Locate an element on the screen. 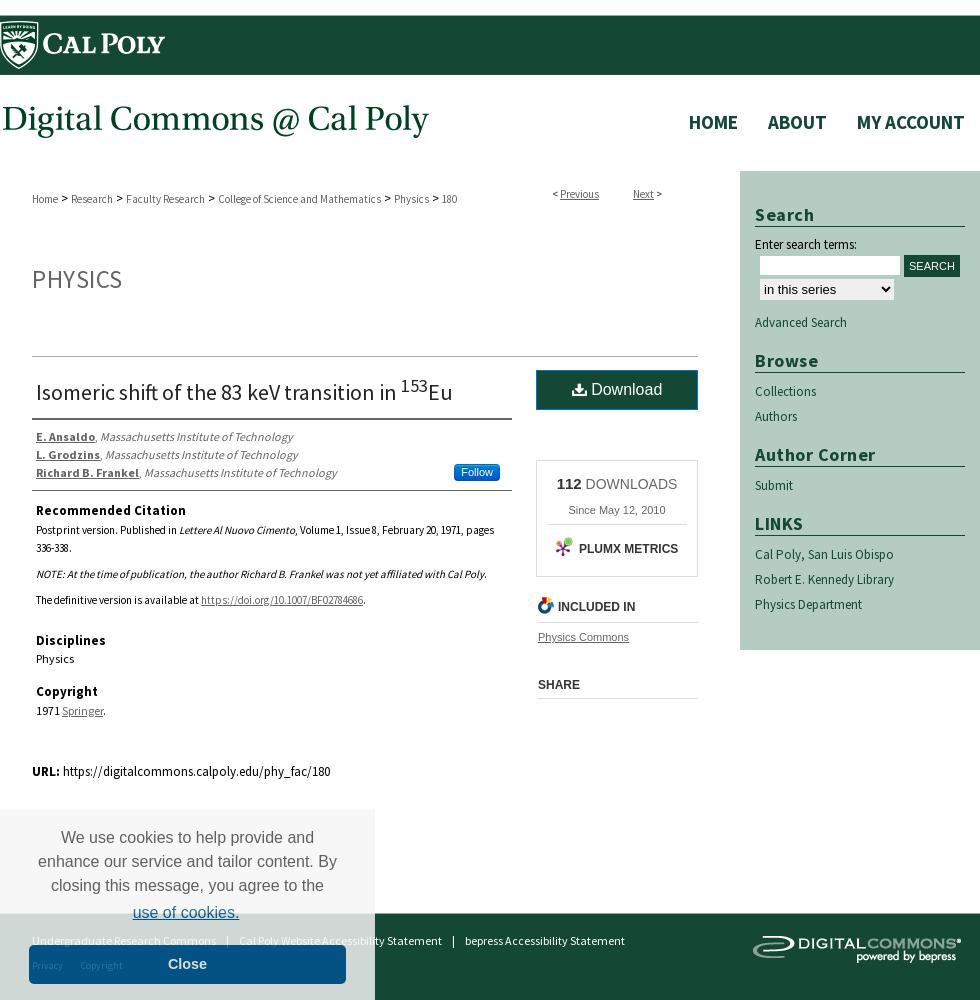  'Author Corner' is located at coordinates (754, 452).